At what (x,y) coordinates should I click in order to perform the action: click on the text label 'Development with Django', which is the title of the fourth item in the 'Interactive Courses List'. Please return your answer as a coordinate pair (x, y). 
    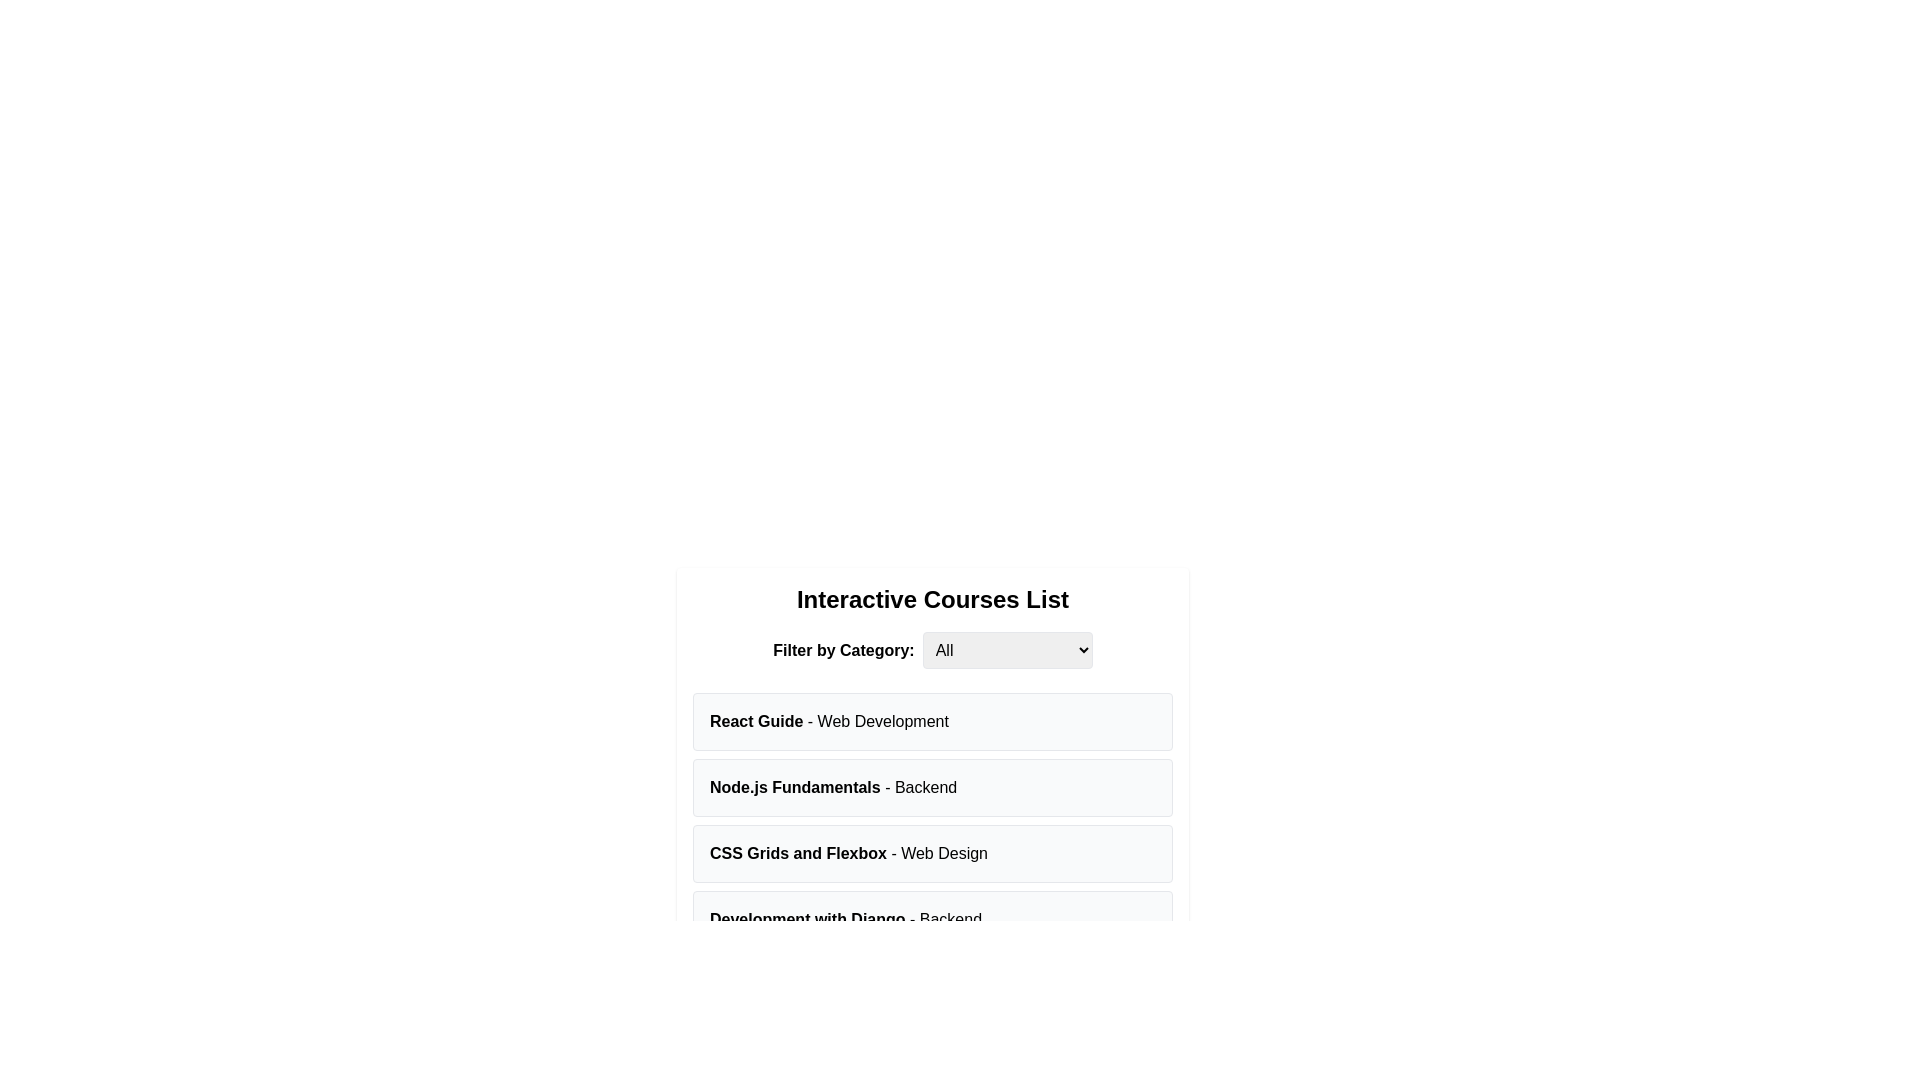
    Looking at the image, I should click on (807, 919).